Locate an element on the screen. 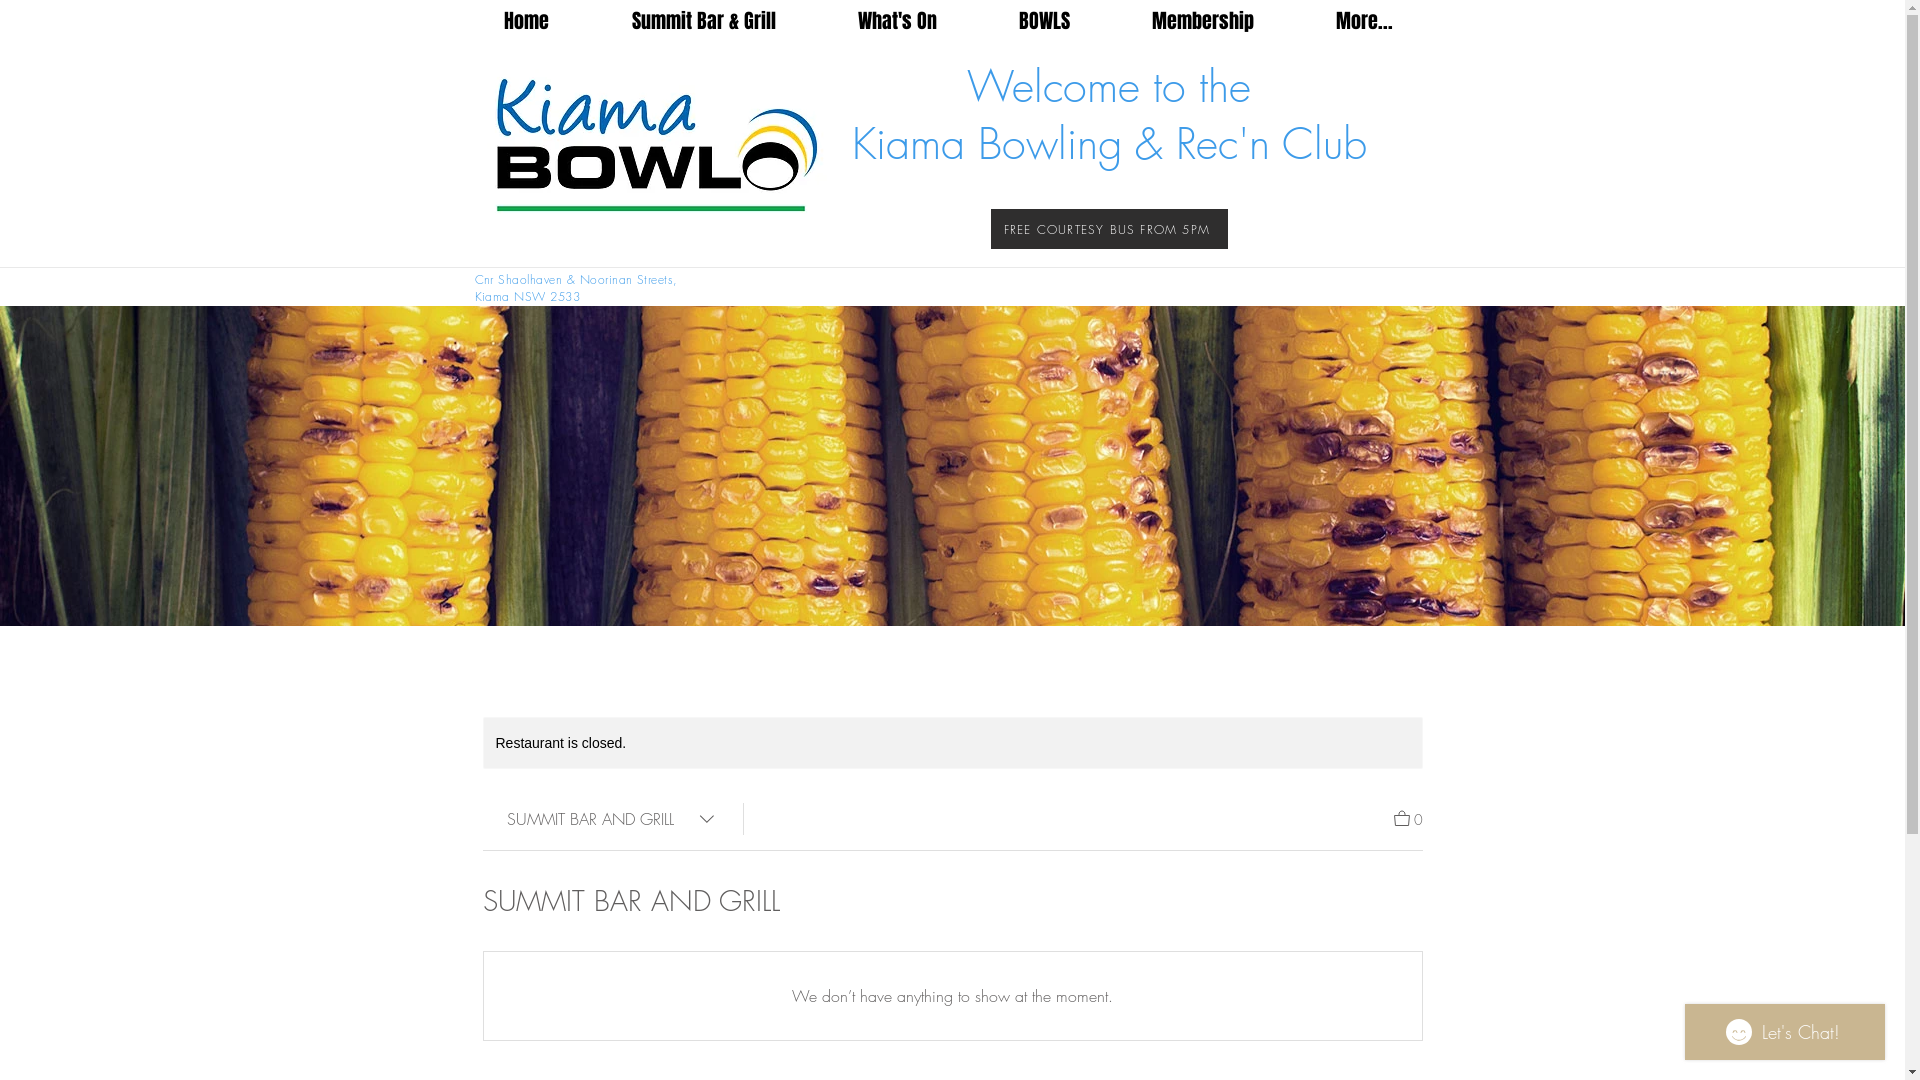 The width and height of the screenshot is (1920, 1080). 'Membership' is located at coordinates (1200, 21).